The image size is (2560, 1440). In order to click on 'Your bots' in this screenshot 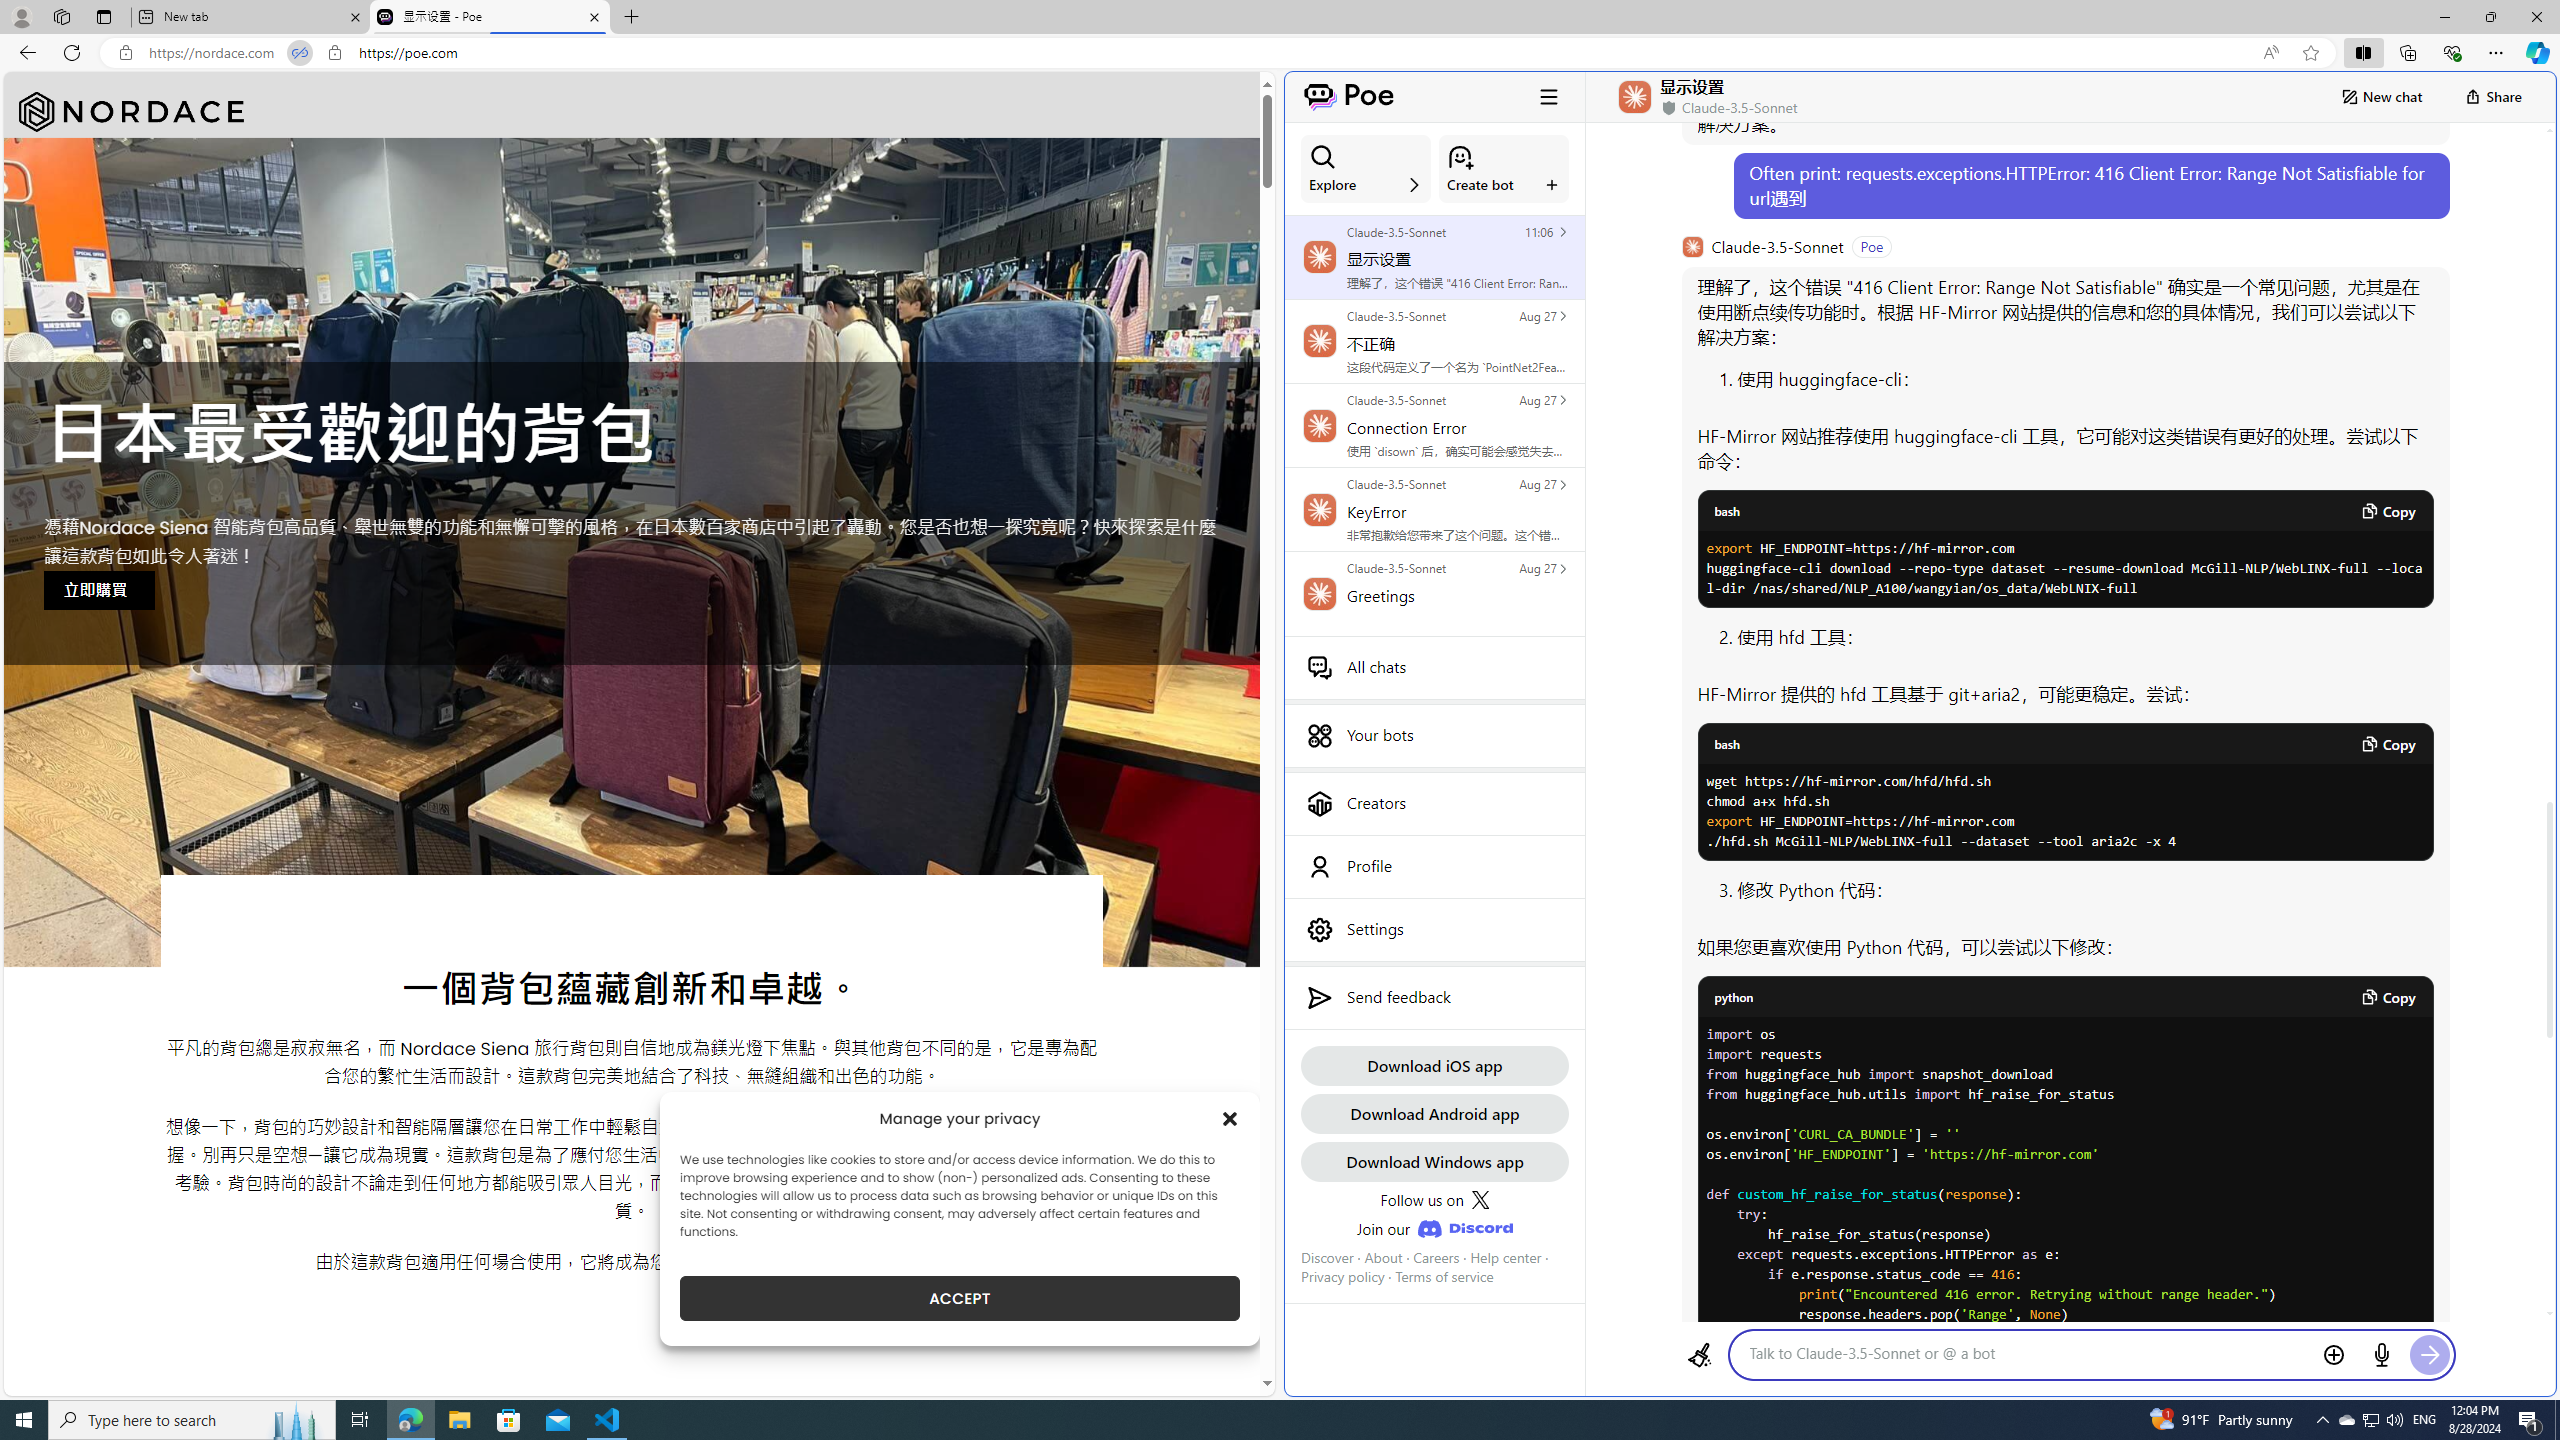, I will do `click(1434, 735)`.